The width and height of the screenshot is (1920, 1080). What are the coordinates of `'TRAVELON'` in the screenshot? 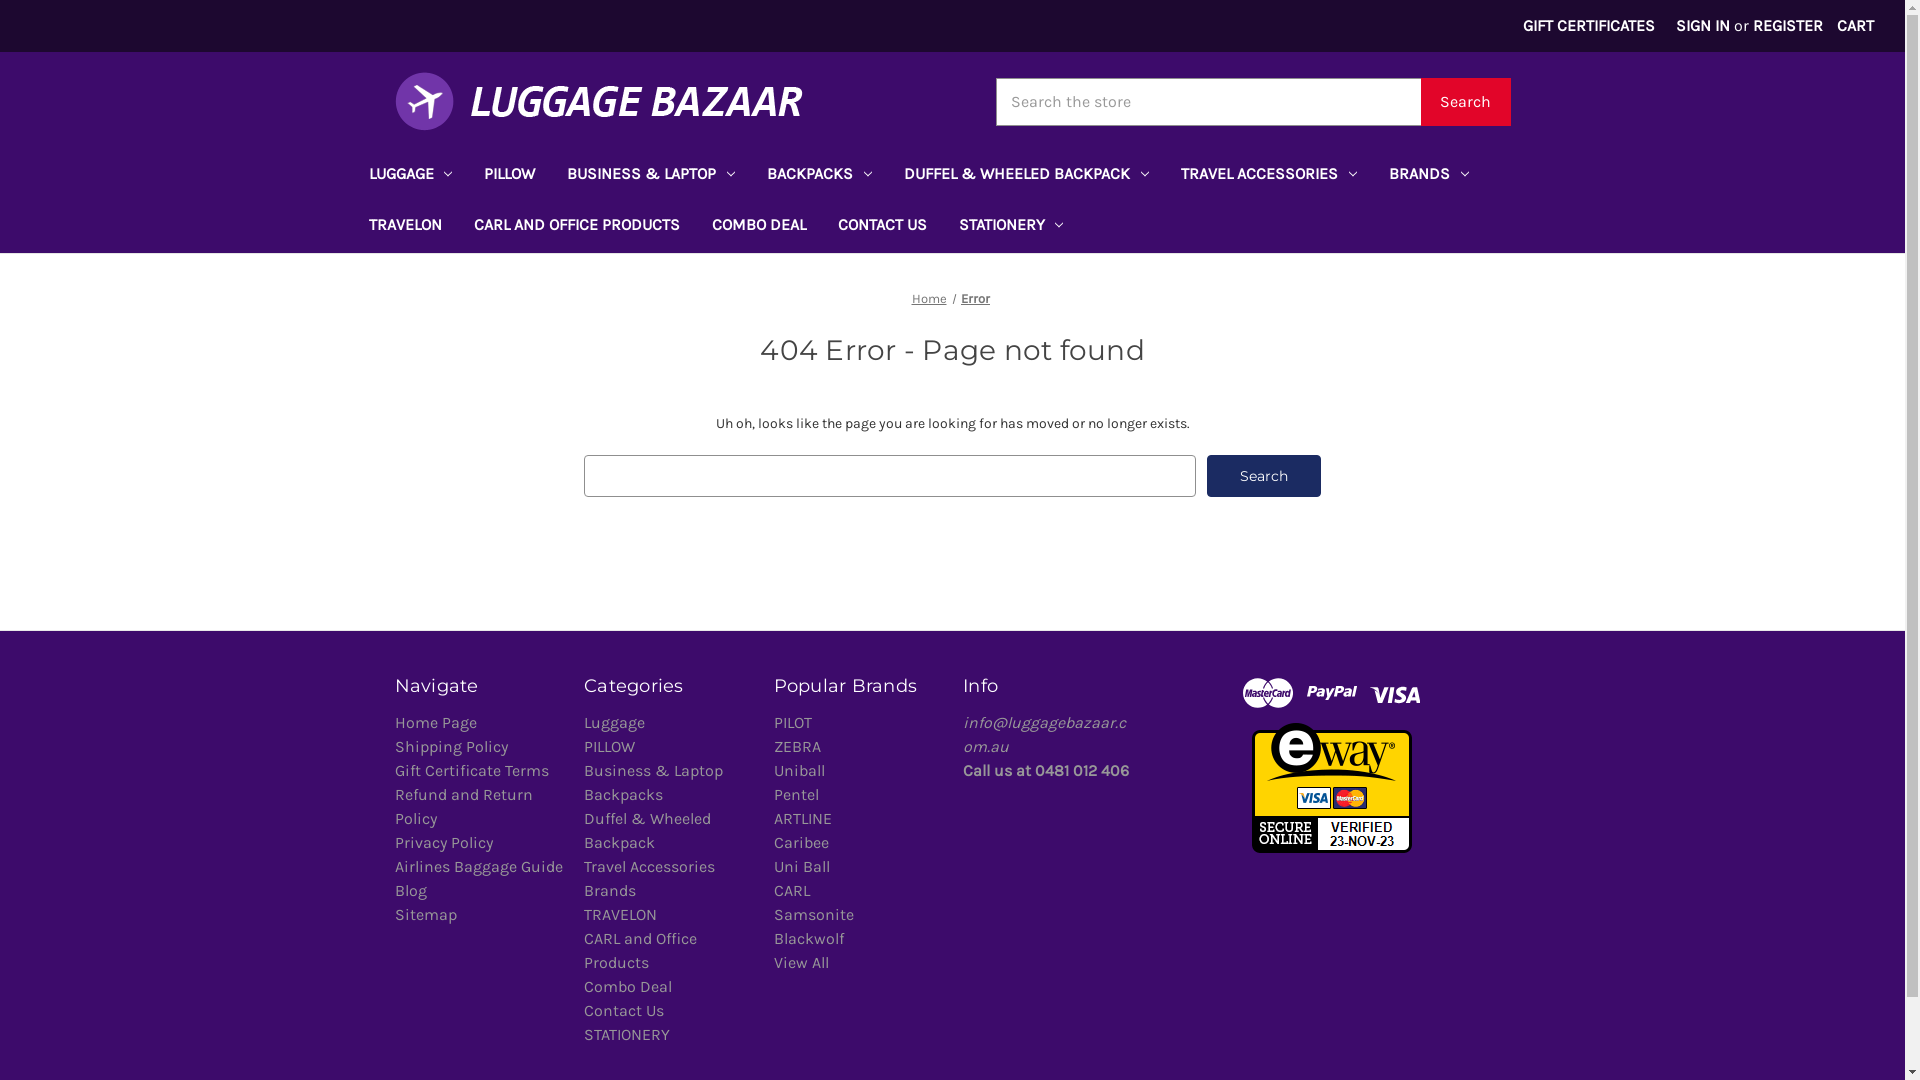 It's located at (403, 226).